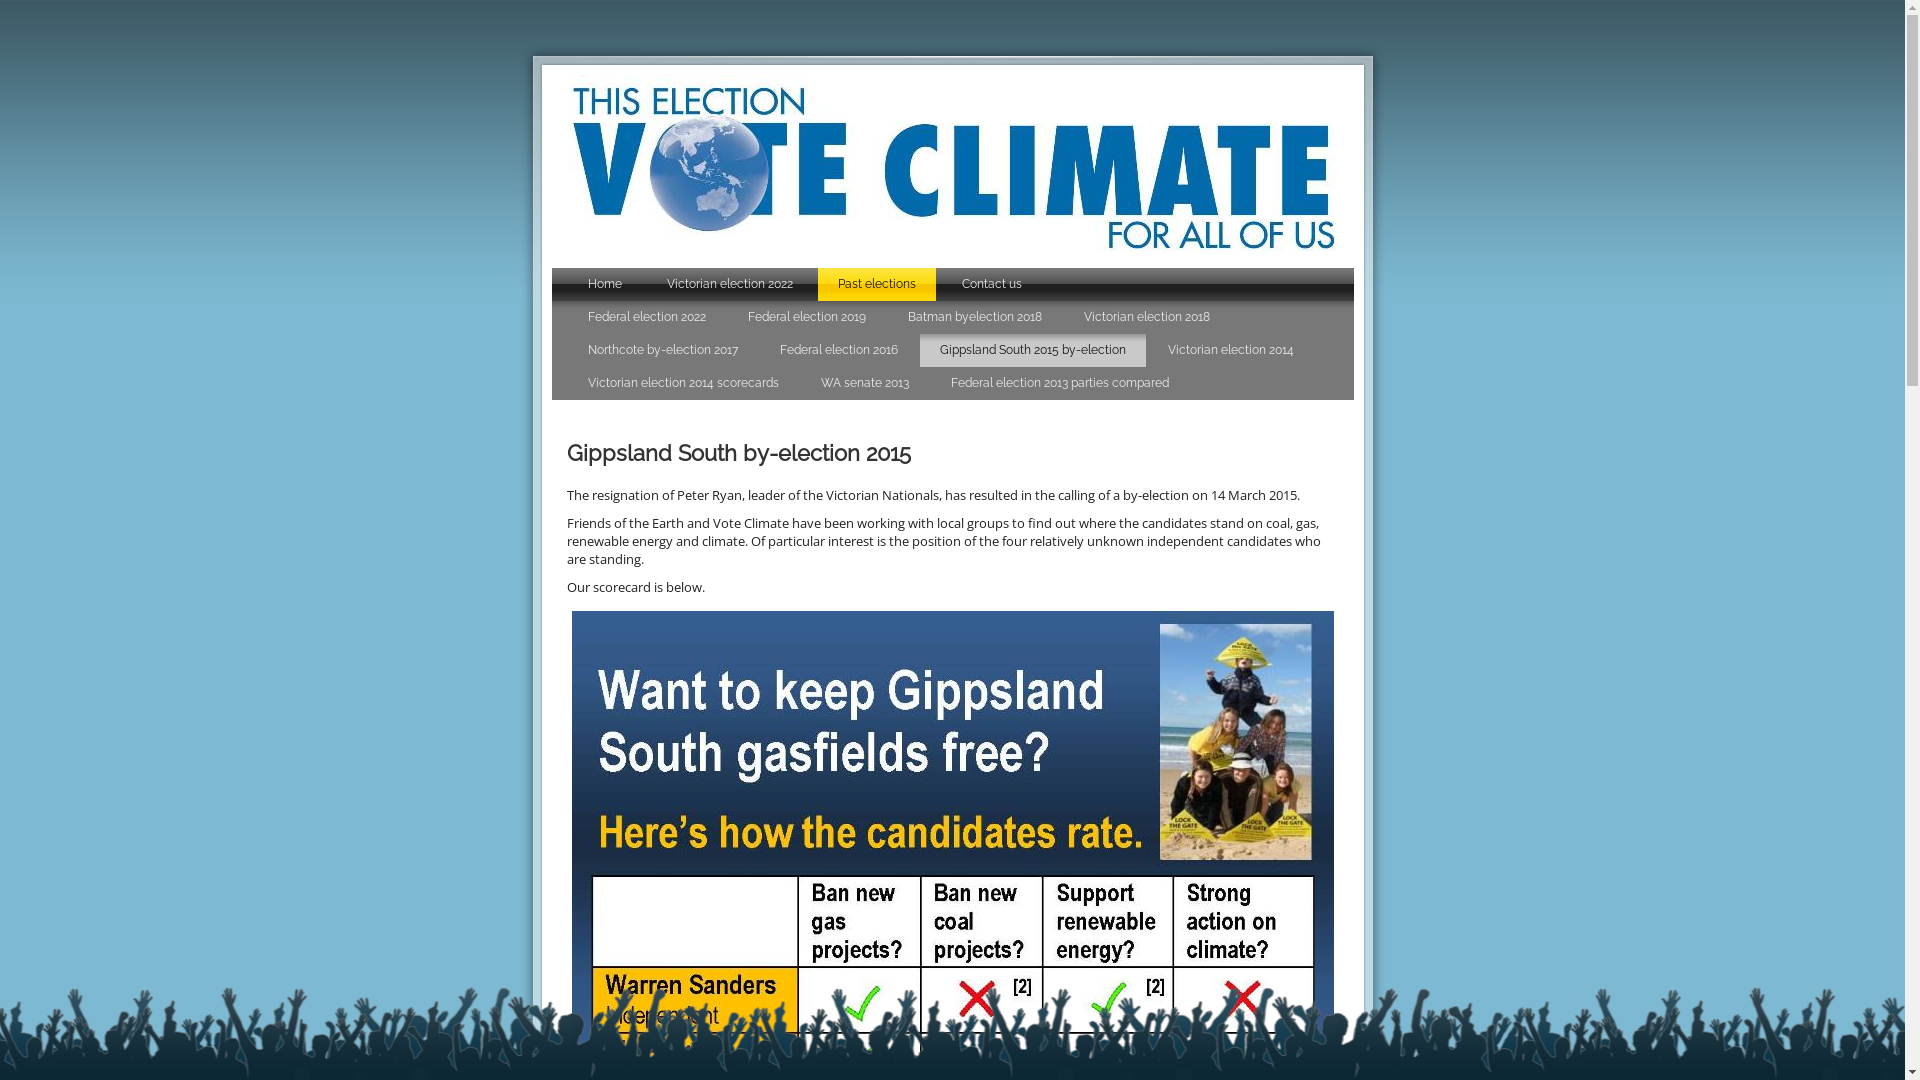 Image resolution: width=1920 pixels, height=1080 pixels. I want to click on 'Victorian election 2014 scorecards', so click(683, 383).